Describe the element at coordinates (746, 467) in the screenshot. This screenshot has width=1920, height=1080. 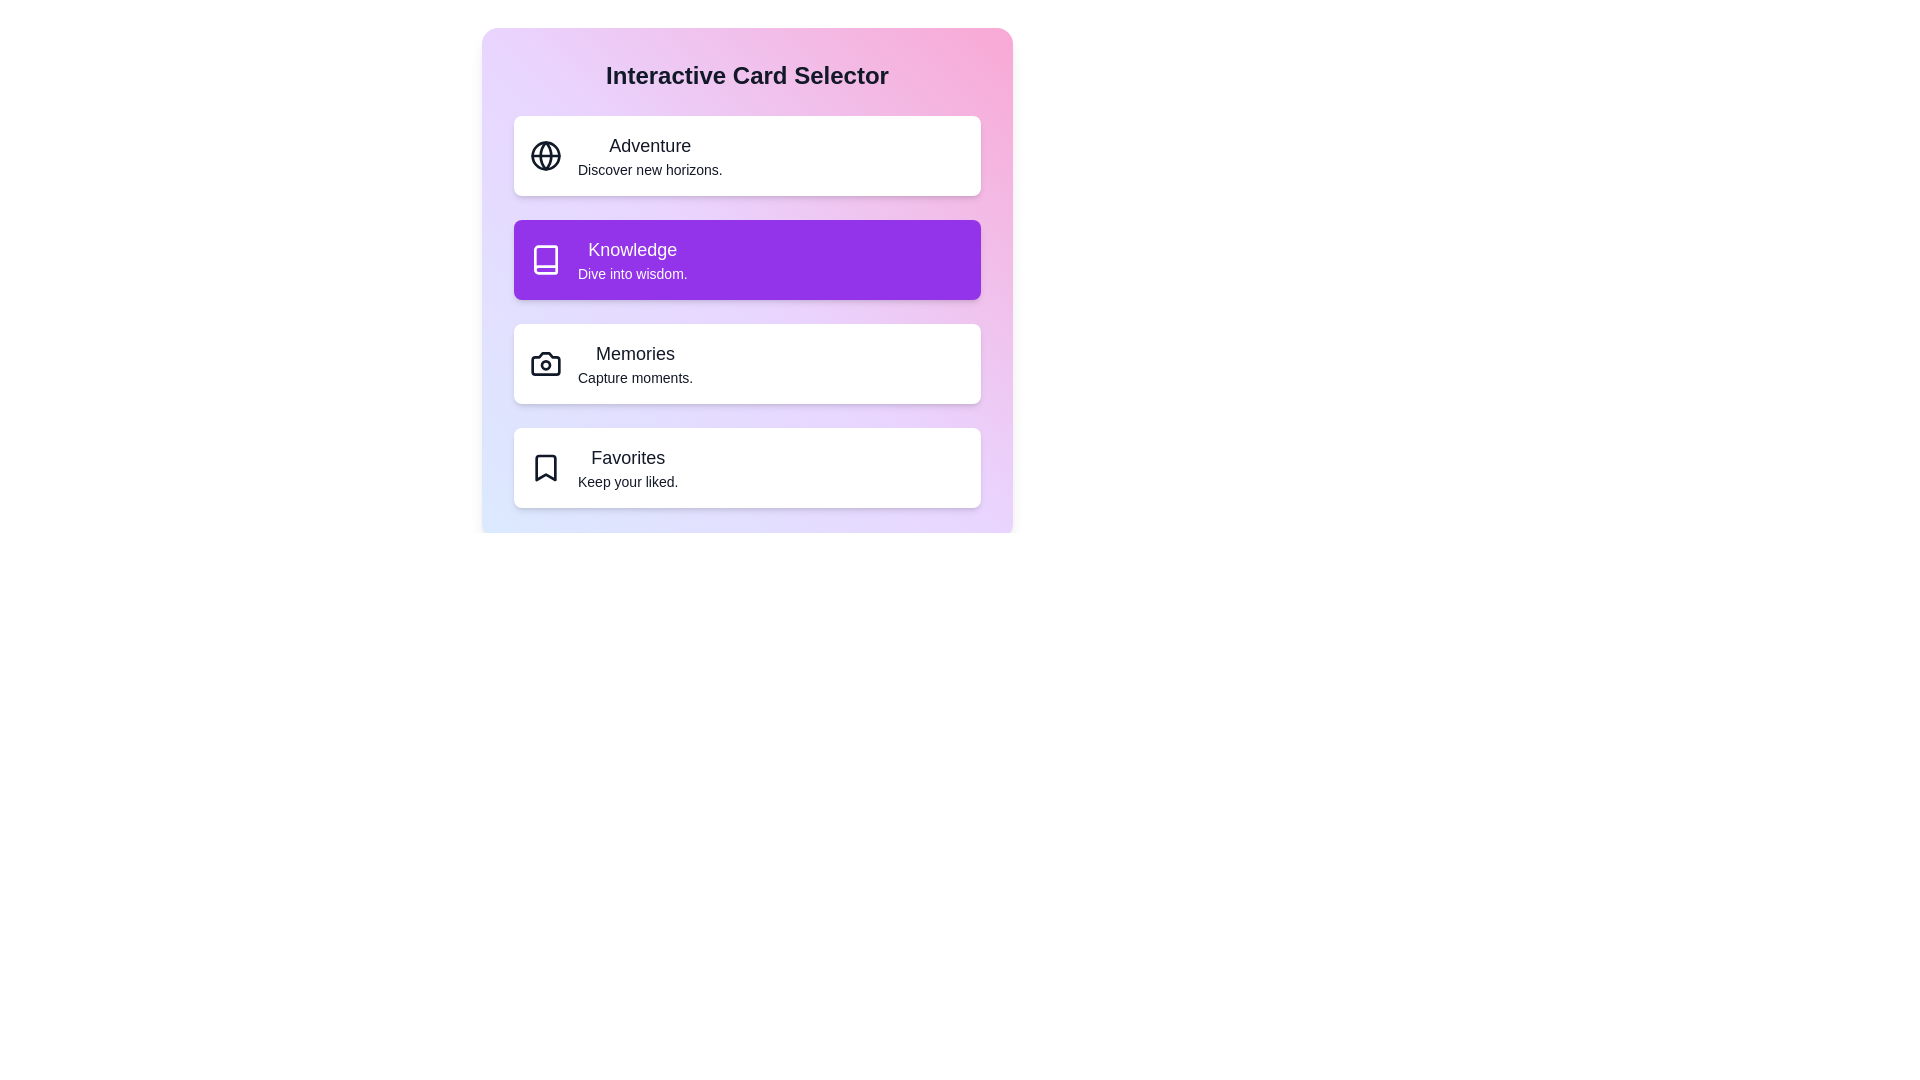
I see `the card labeled Favorites` at that location.